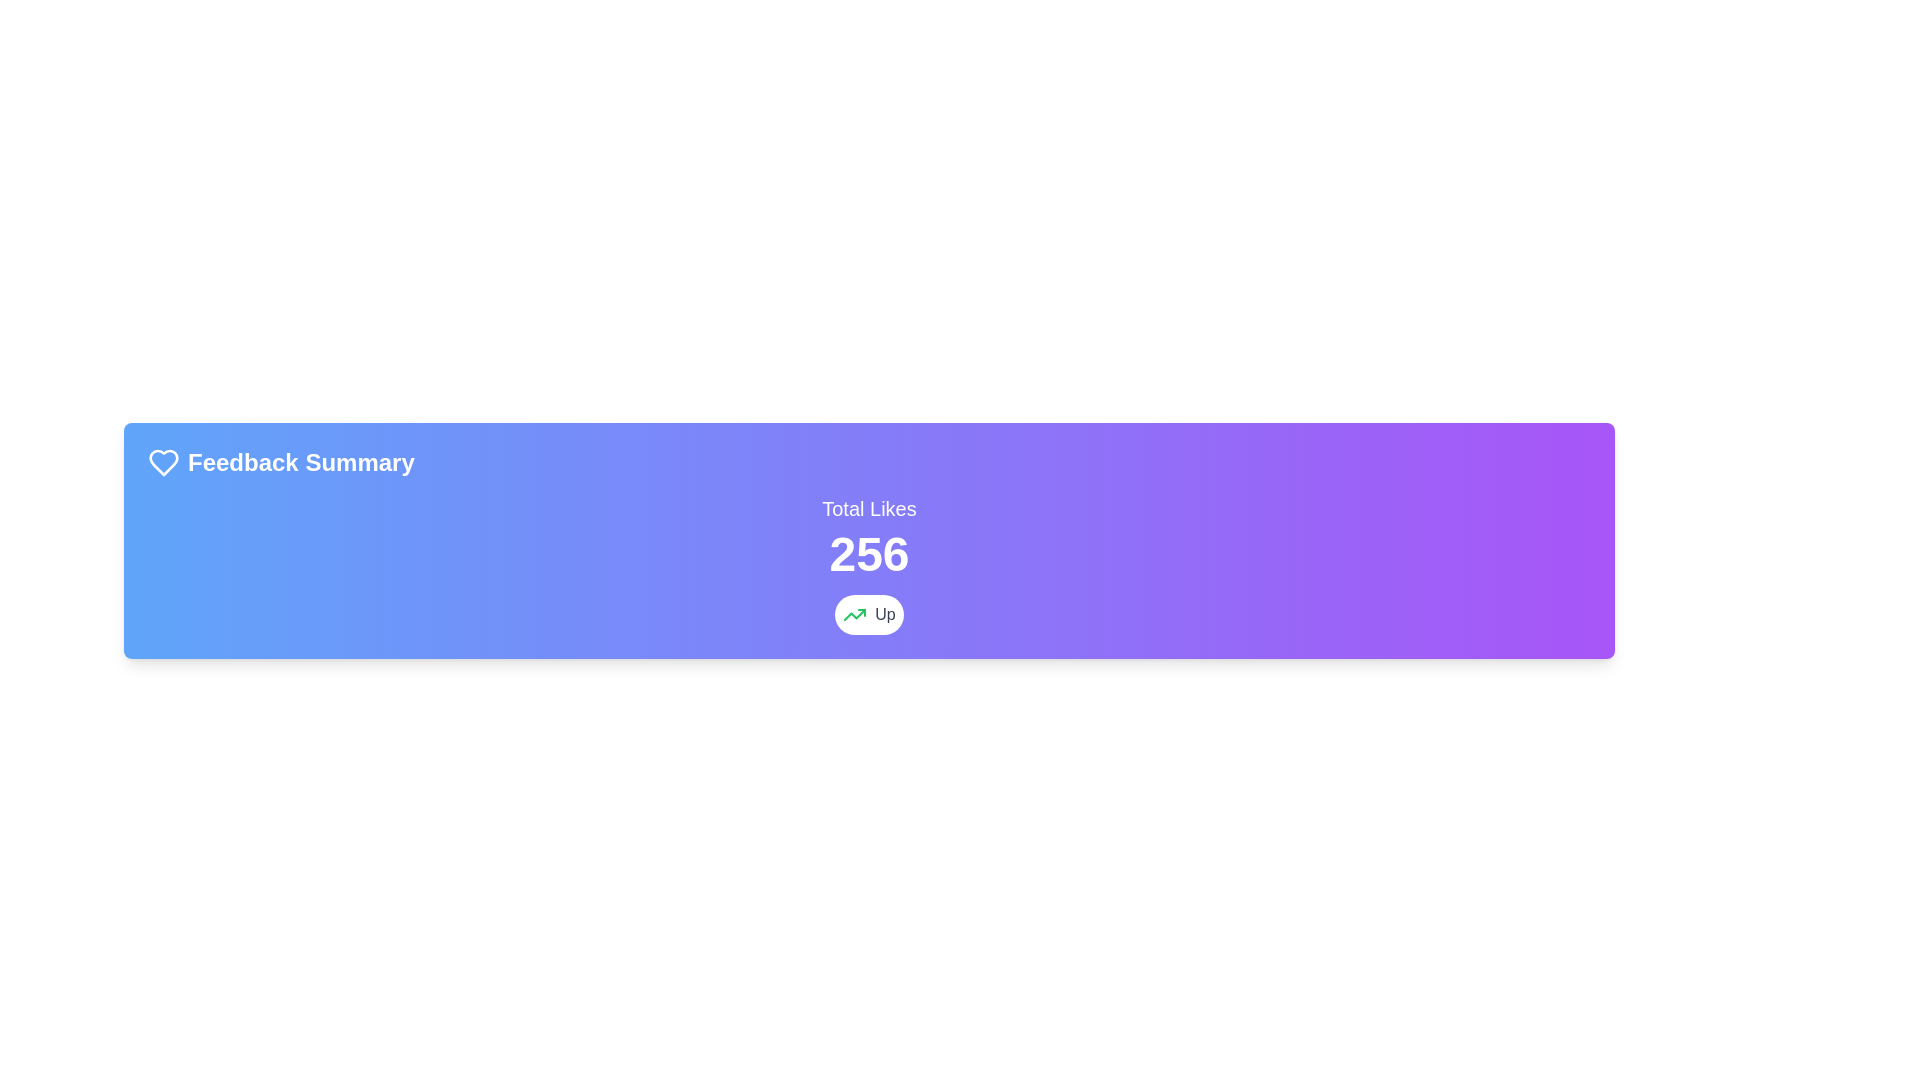 The image size is (1920, 1080). I want to click on the 'Feedback Summary' text label, so click(300, 462).